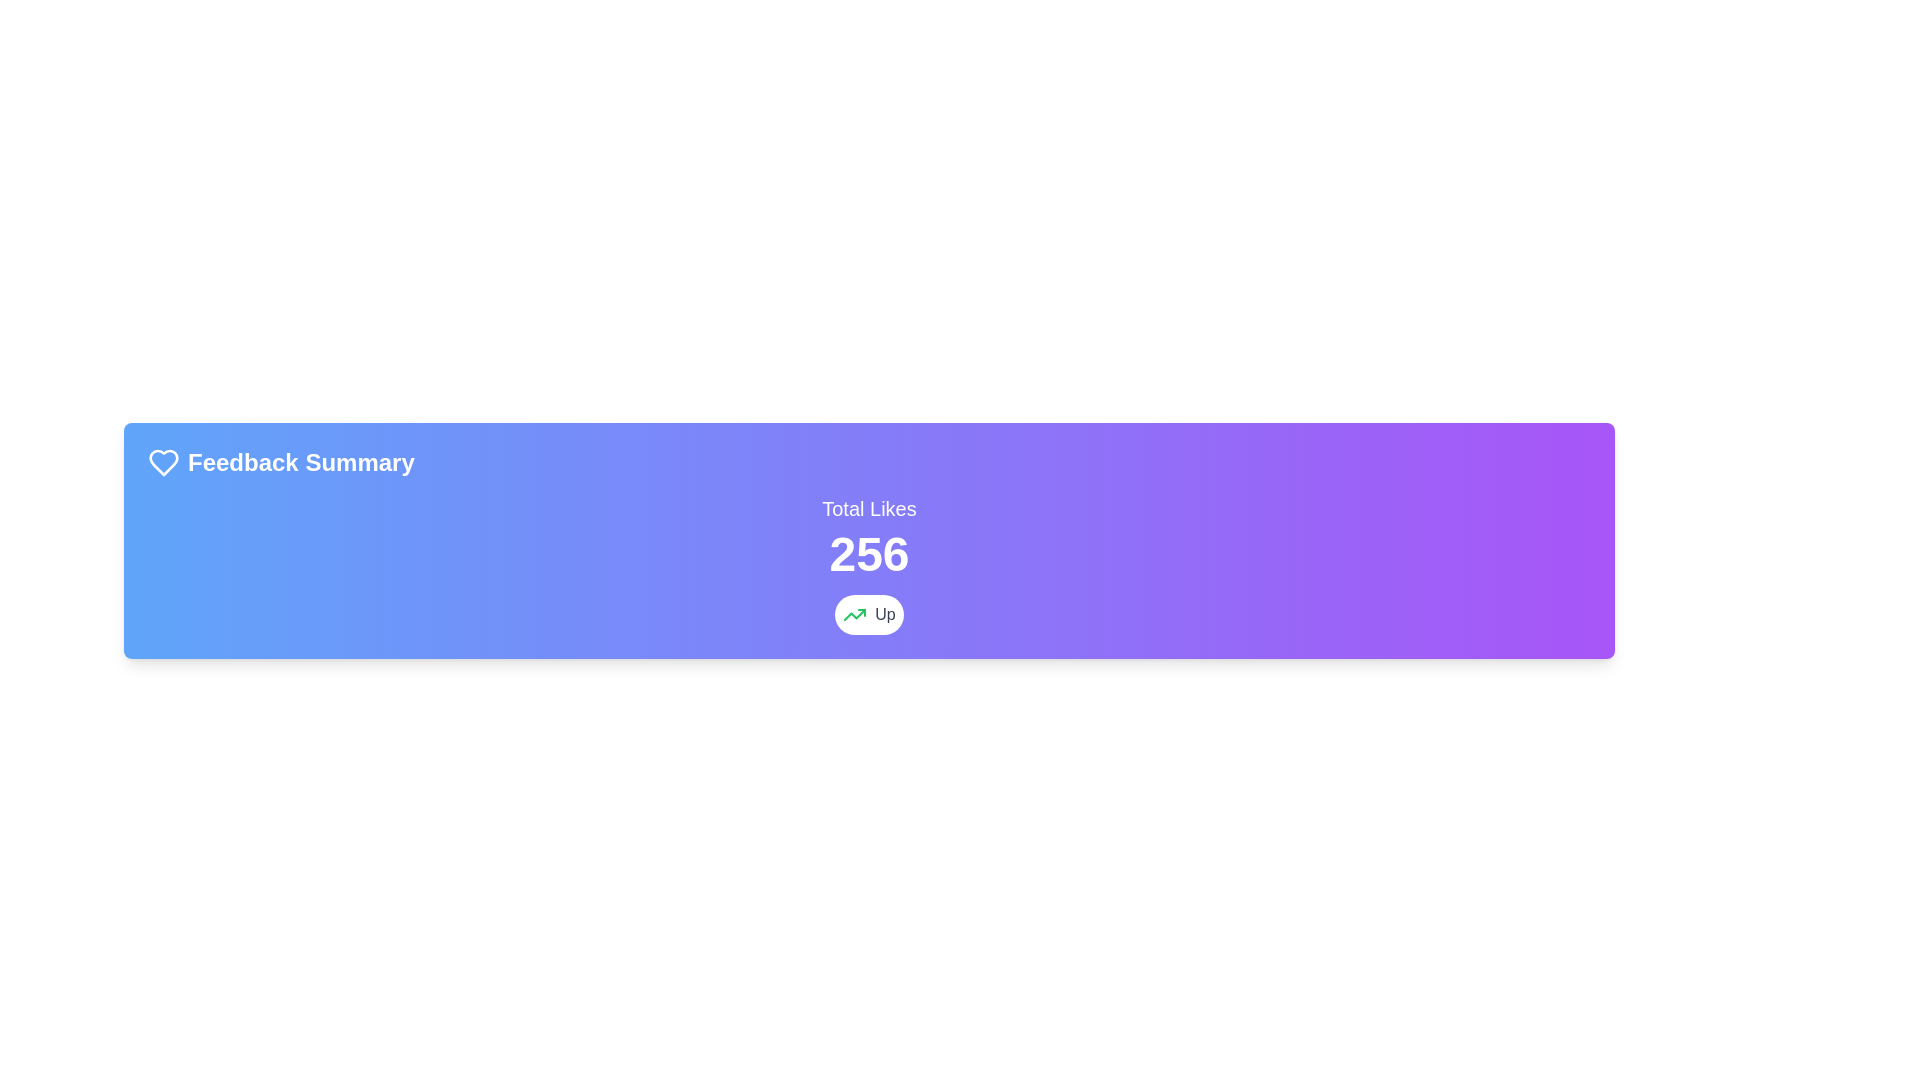 The image size is (1920, 1080). I want to click on the 'Feedback Summary' text label, so click(300, 462).